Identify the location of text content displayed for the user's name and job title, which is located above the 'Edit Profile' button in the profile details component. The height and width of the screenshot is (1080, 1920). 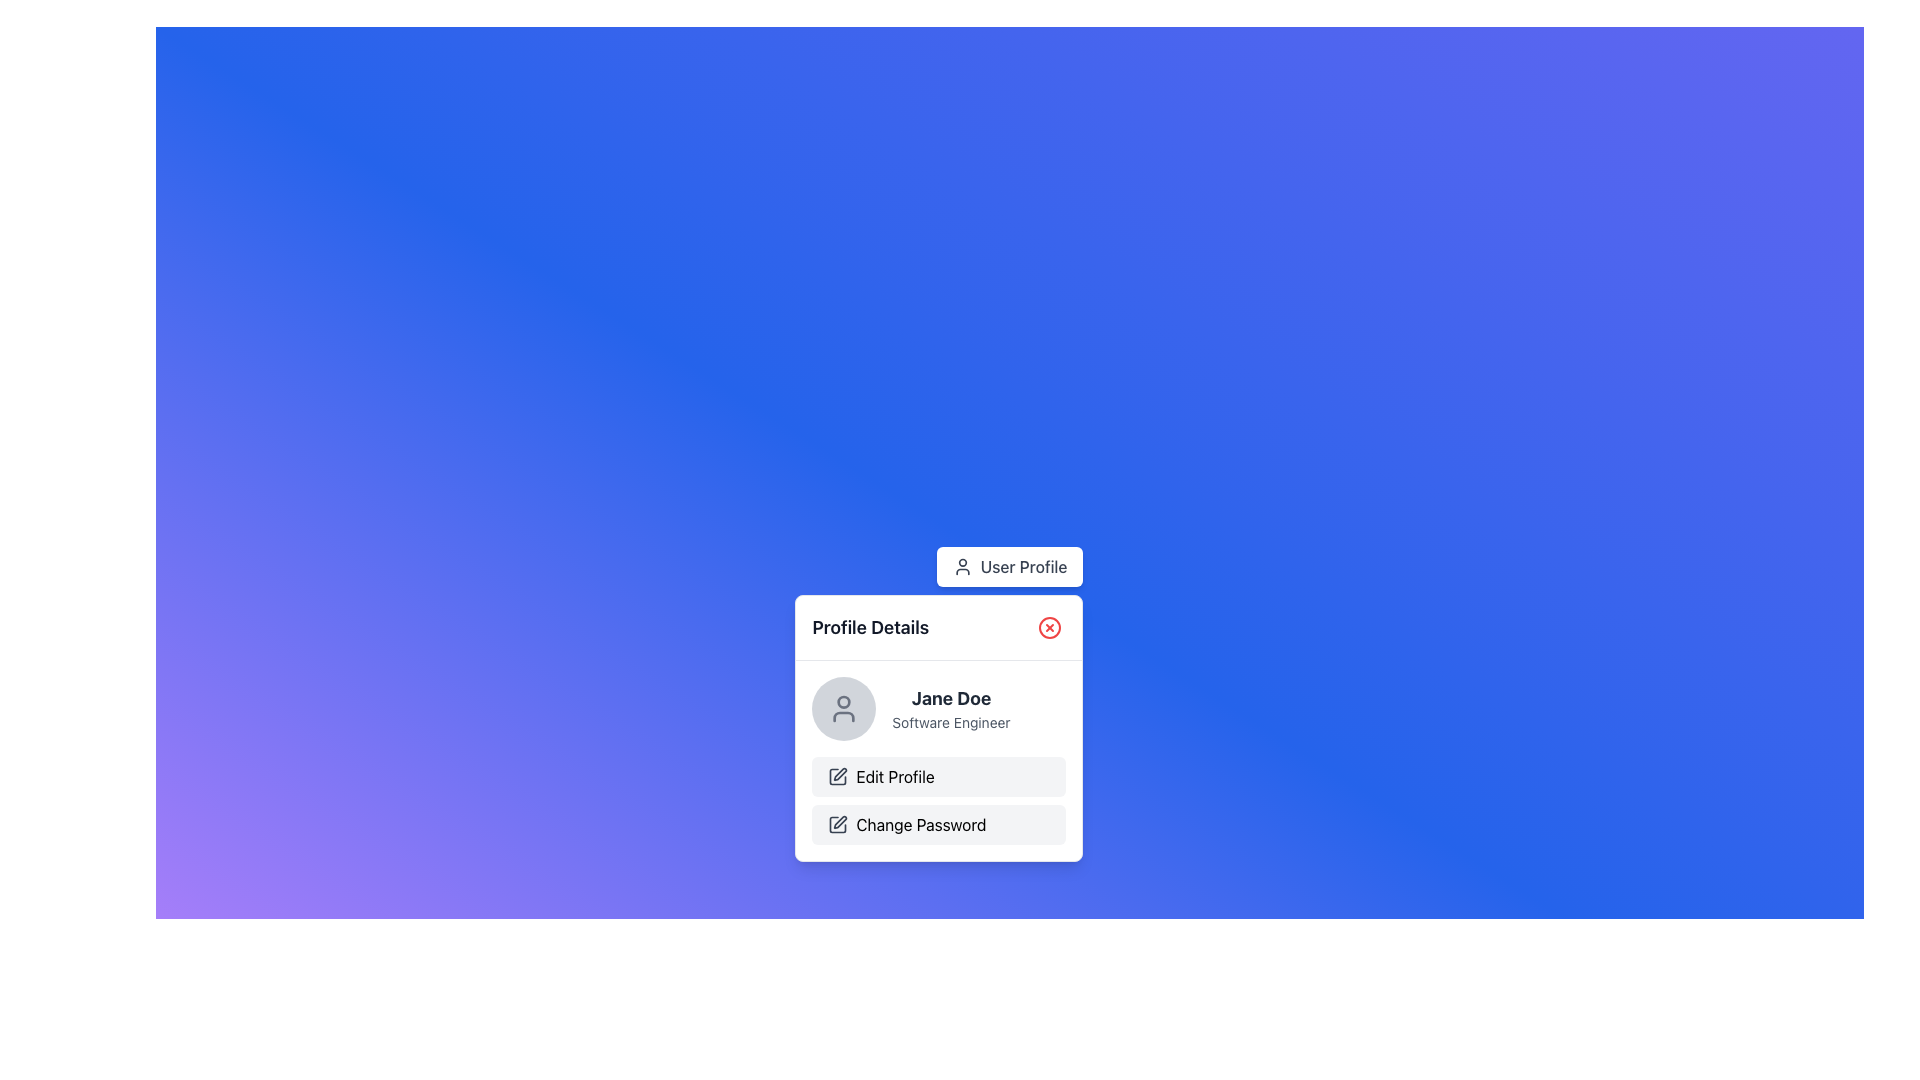
(950, 708).